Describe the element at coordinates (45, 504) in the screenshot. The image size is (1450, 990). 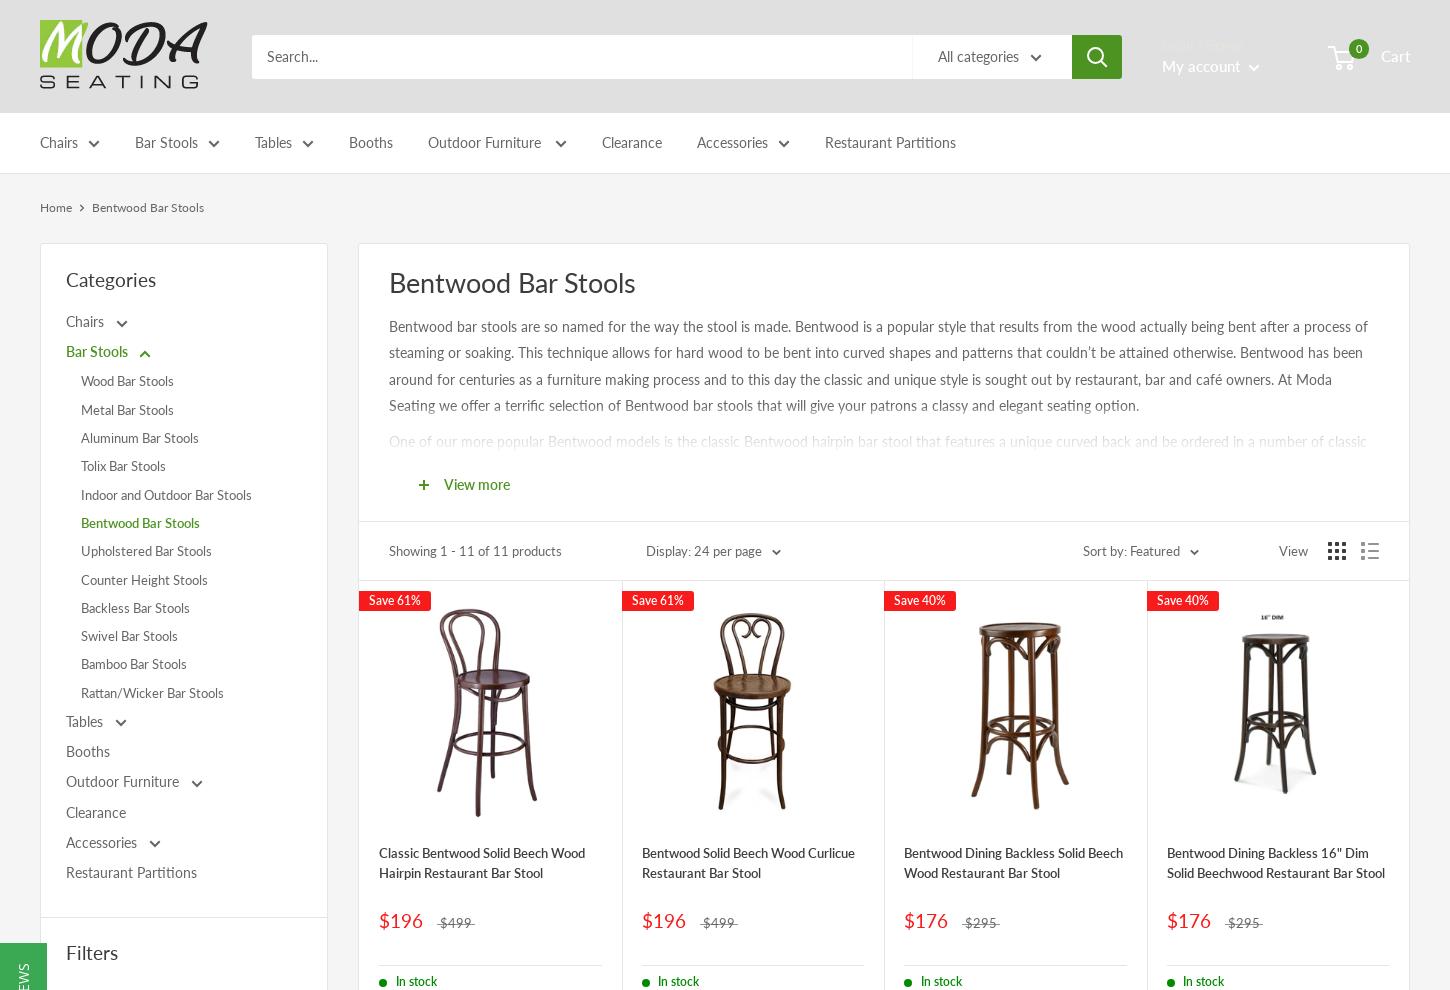
I see `'Indoor and Outdoor Chairs'` at that location.